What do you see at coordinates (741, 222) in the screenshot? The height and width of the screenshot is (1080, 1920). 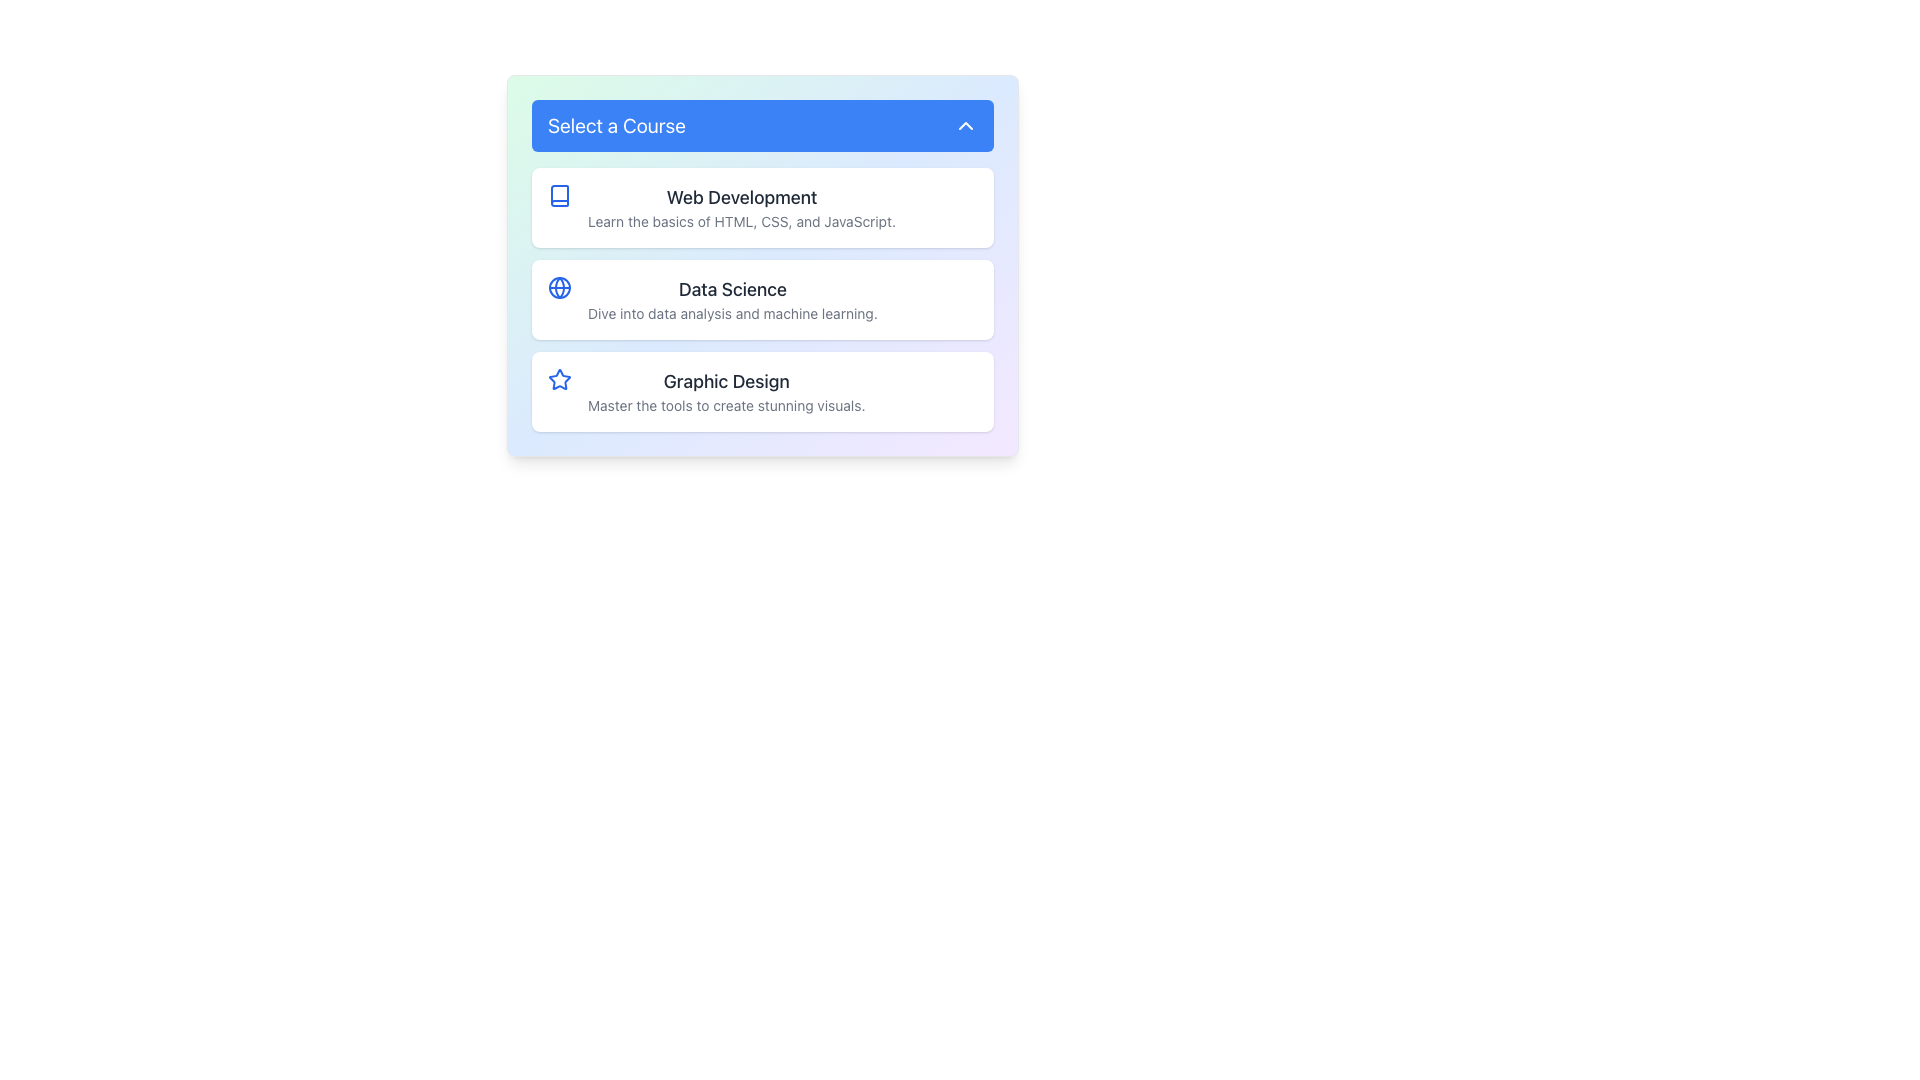 I see `descriptive text snippet styled in a small gray font that states 'Learn the basics of HTML, CSS, and JavaScript.' located below the 'Web Development' header` at bounding box center [741, 222].